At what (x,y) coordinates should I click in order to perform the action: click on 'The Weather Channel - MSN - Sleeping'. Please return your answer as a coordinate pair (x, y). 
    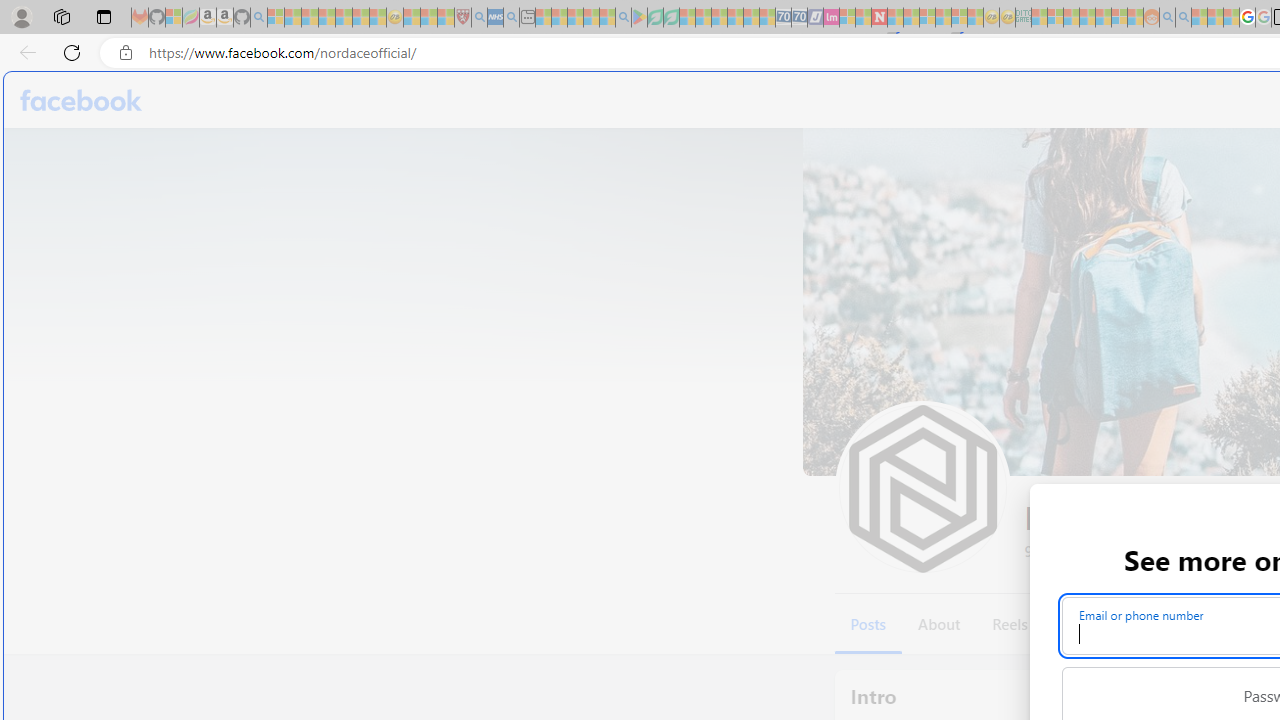
    Looking at the image, I should click on (308, 17).